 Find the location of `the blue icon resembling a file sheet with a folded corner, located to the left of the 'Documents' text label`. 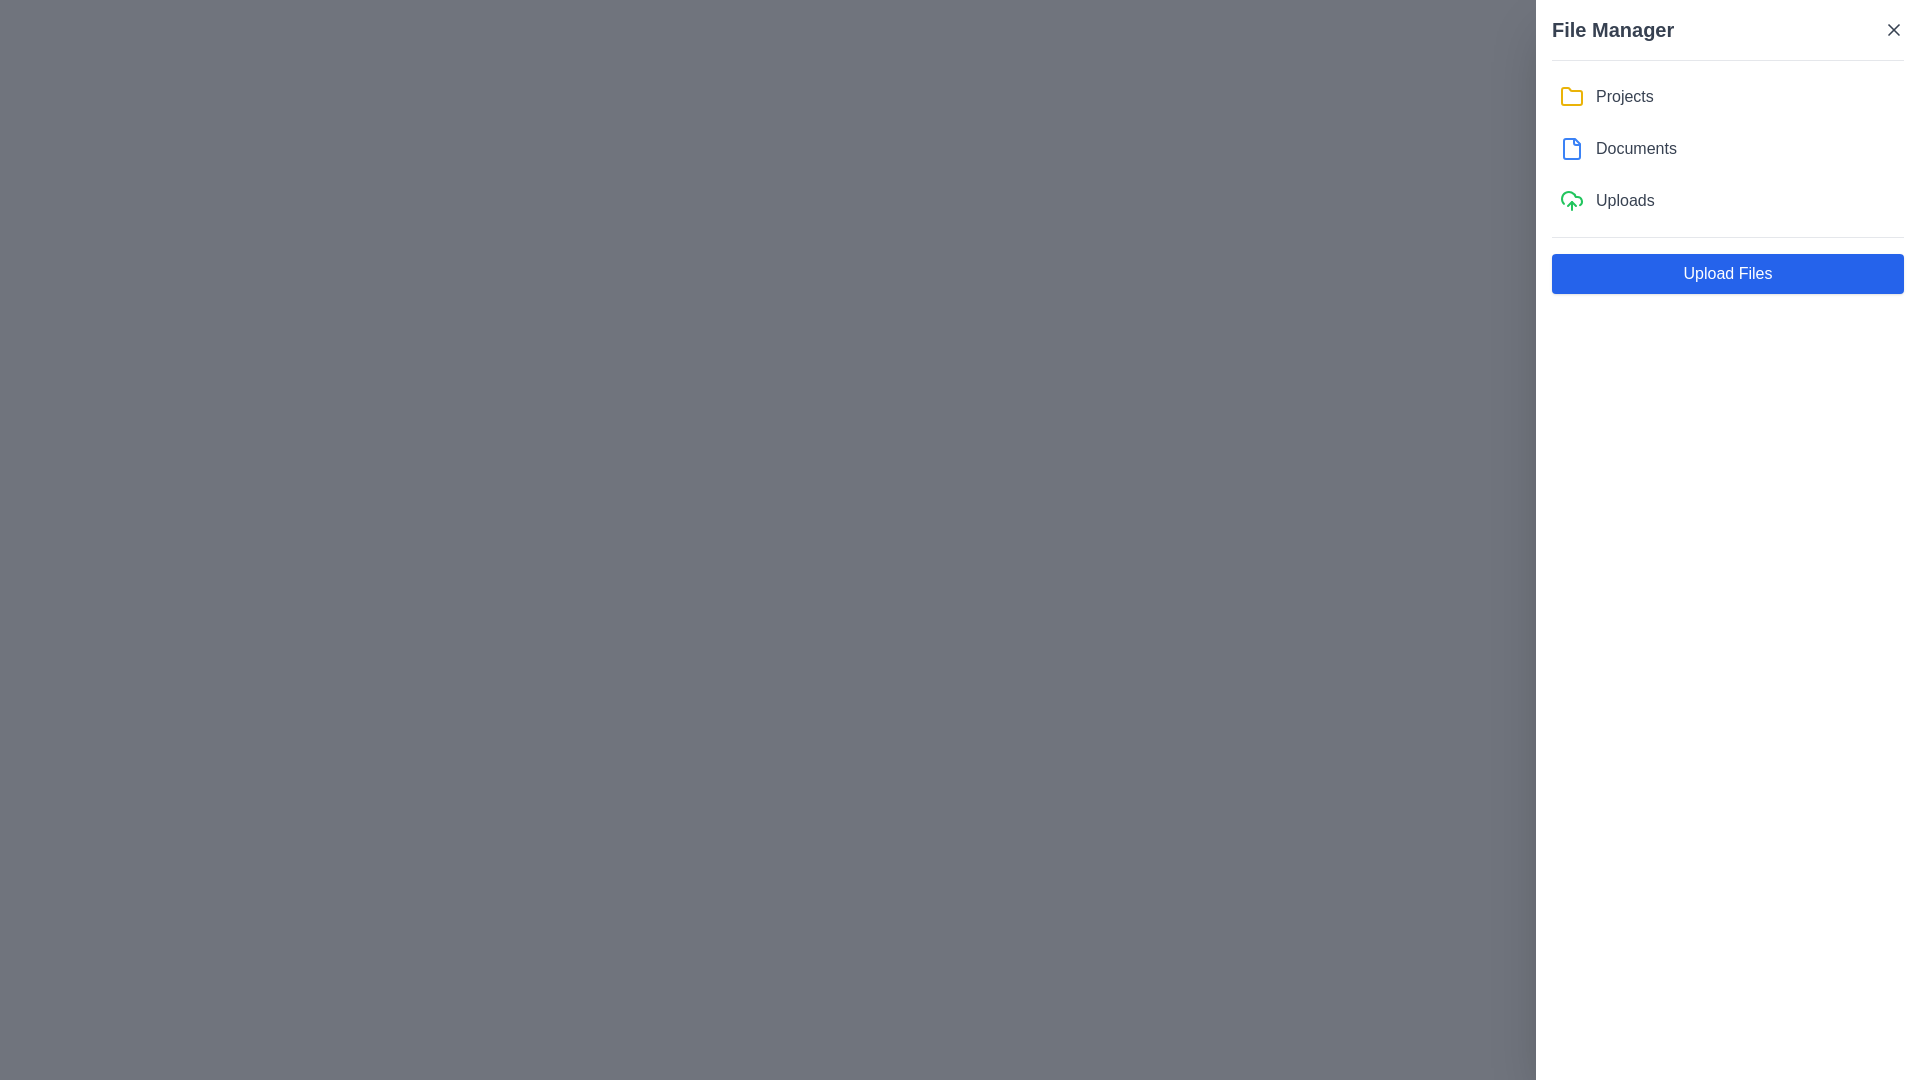

the blue icon resembling a file sheet with a folded corner, located to the left of the 'Documents' text label is located at coordinates (1570, 148).